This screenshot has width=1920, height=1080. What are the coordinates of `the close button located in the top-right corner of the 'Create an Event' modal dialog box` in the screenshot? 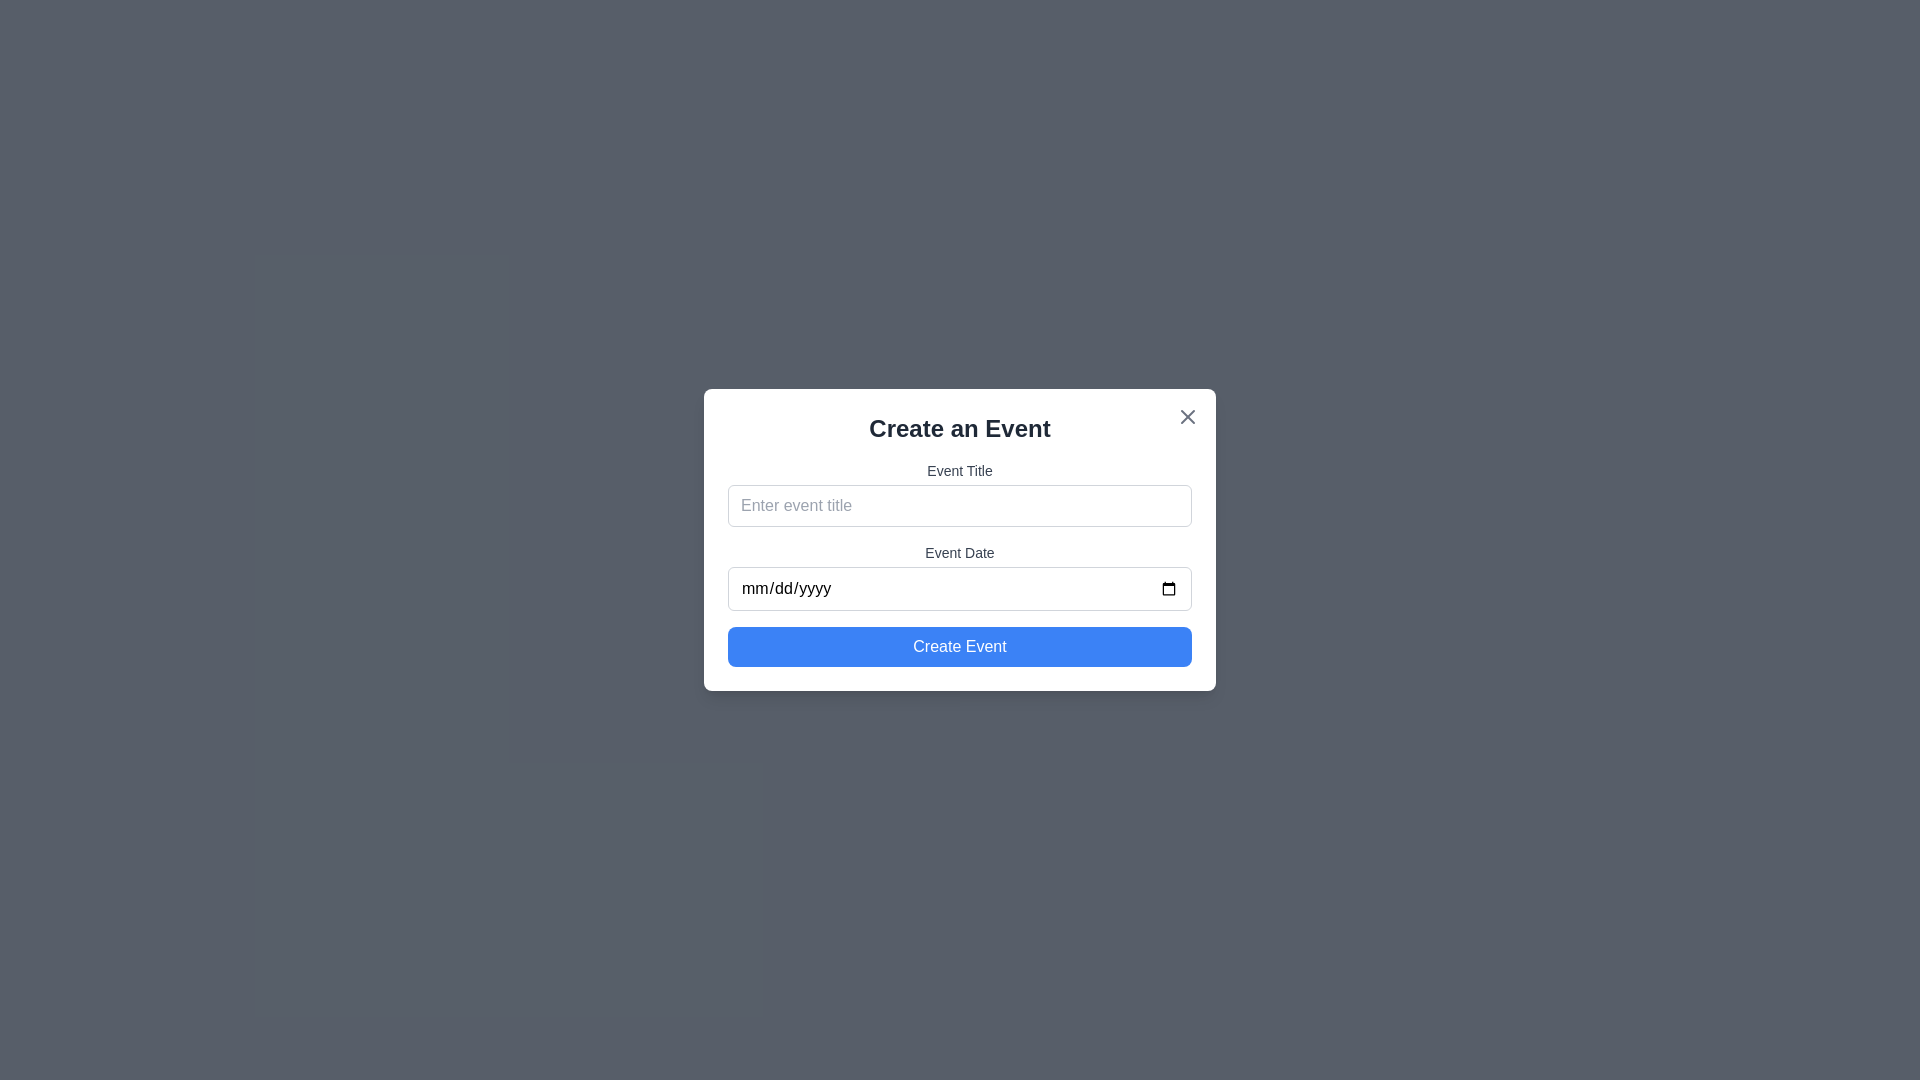 It's located at (1188, 415).